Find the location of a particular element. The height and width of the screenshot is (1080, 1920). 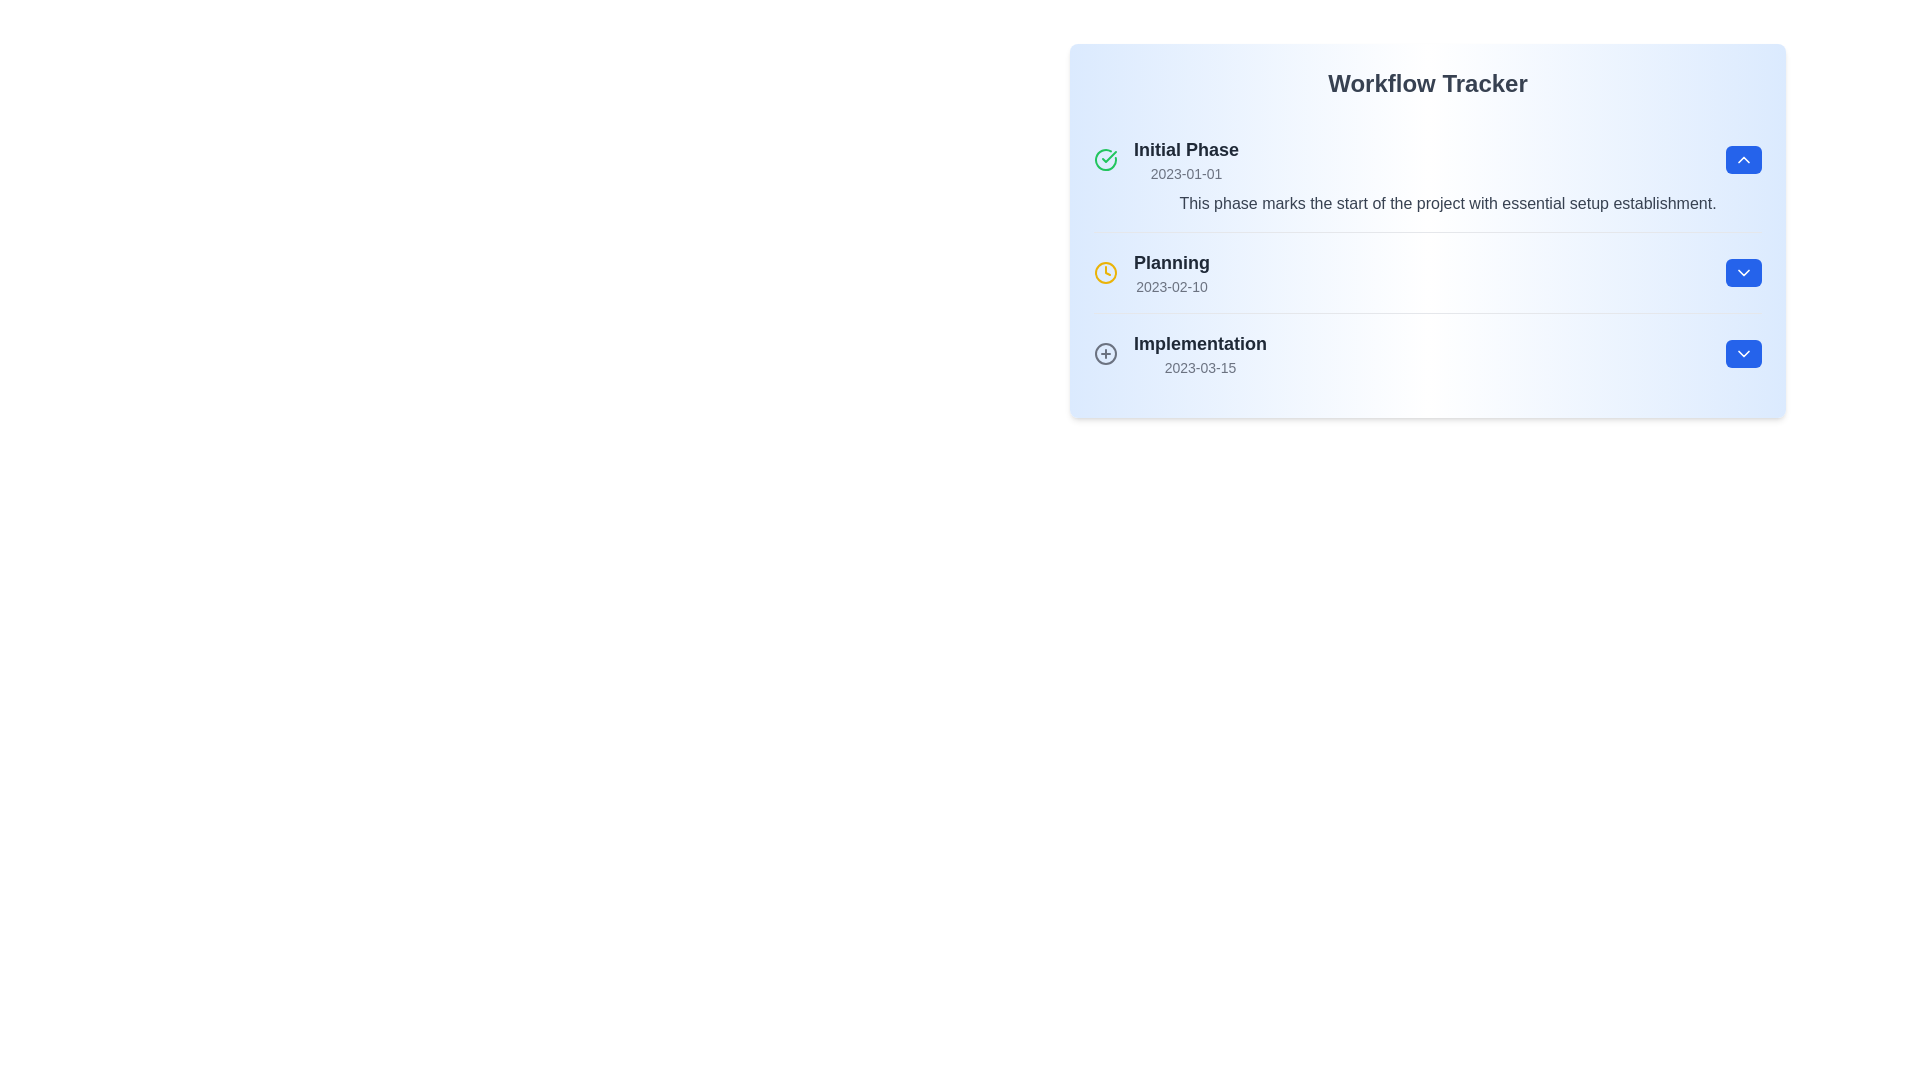

the circular clock icon with a yellow outline located to the left of the text 'Planning' in the workflow items list is located at coordinates (1104, 273).